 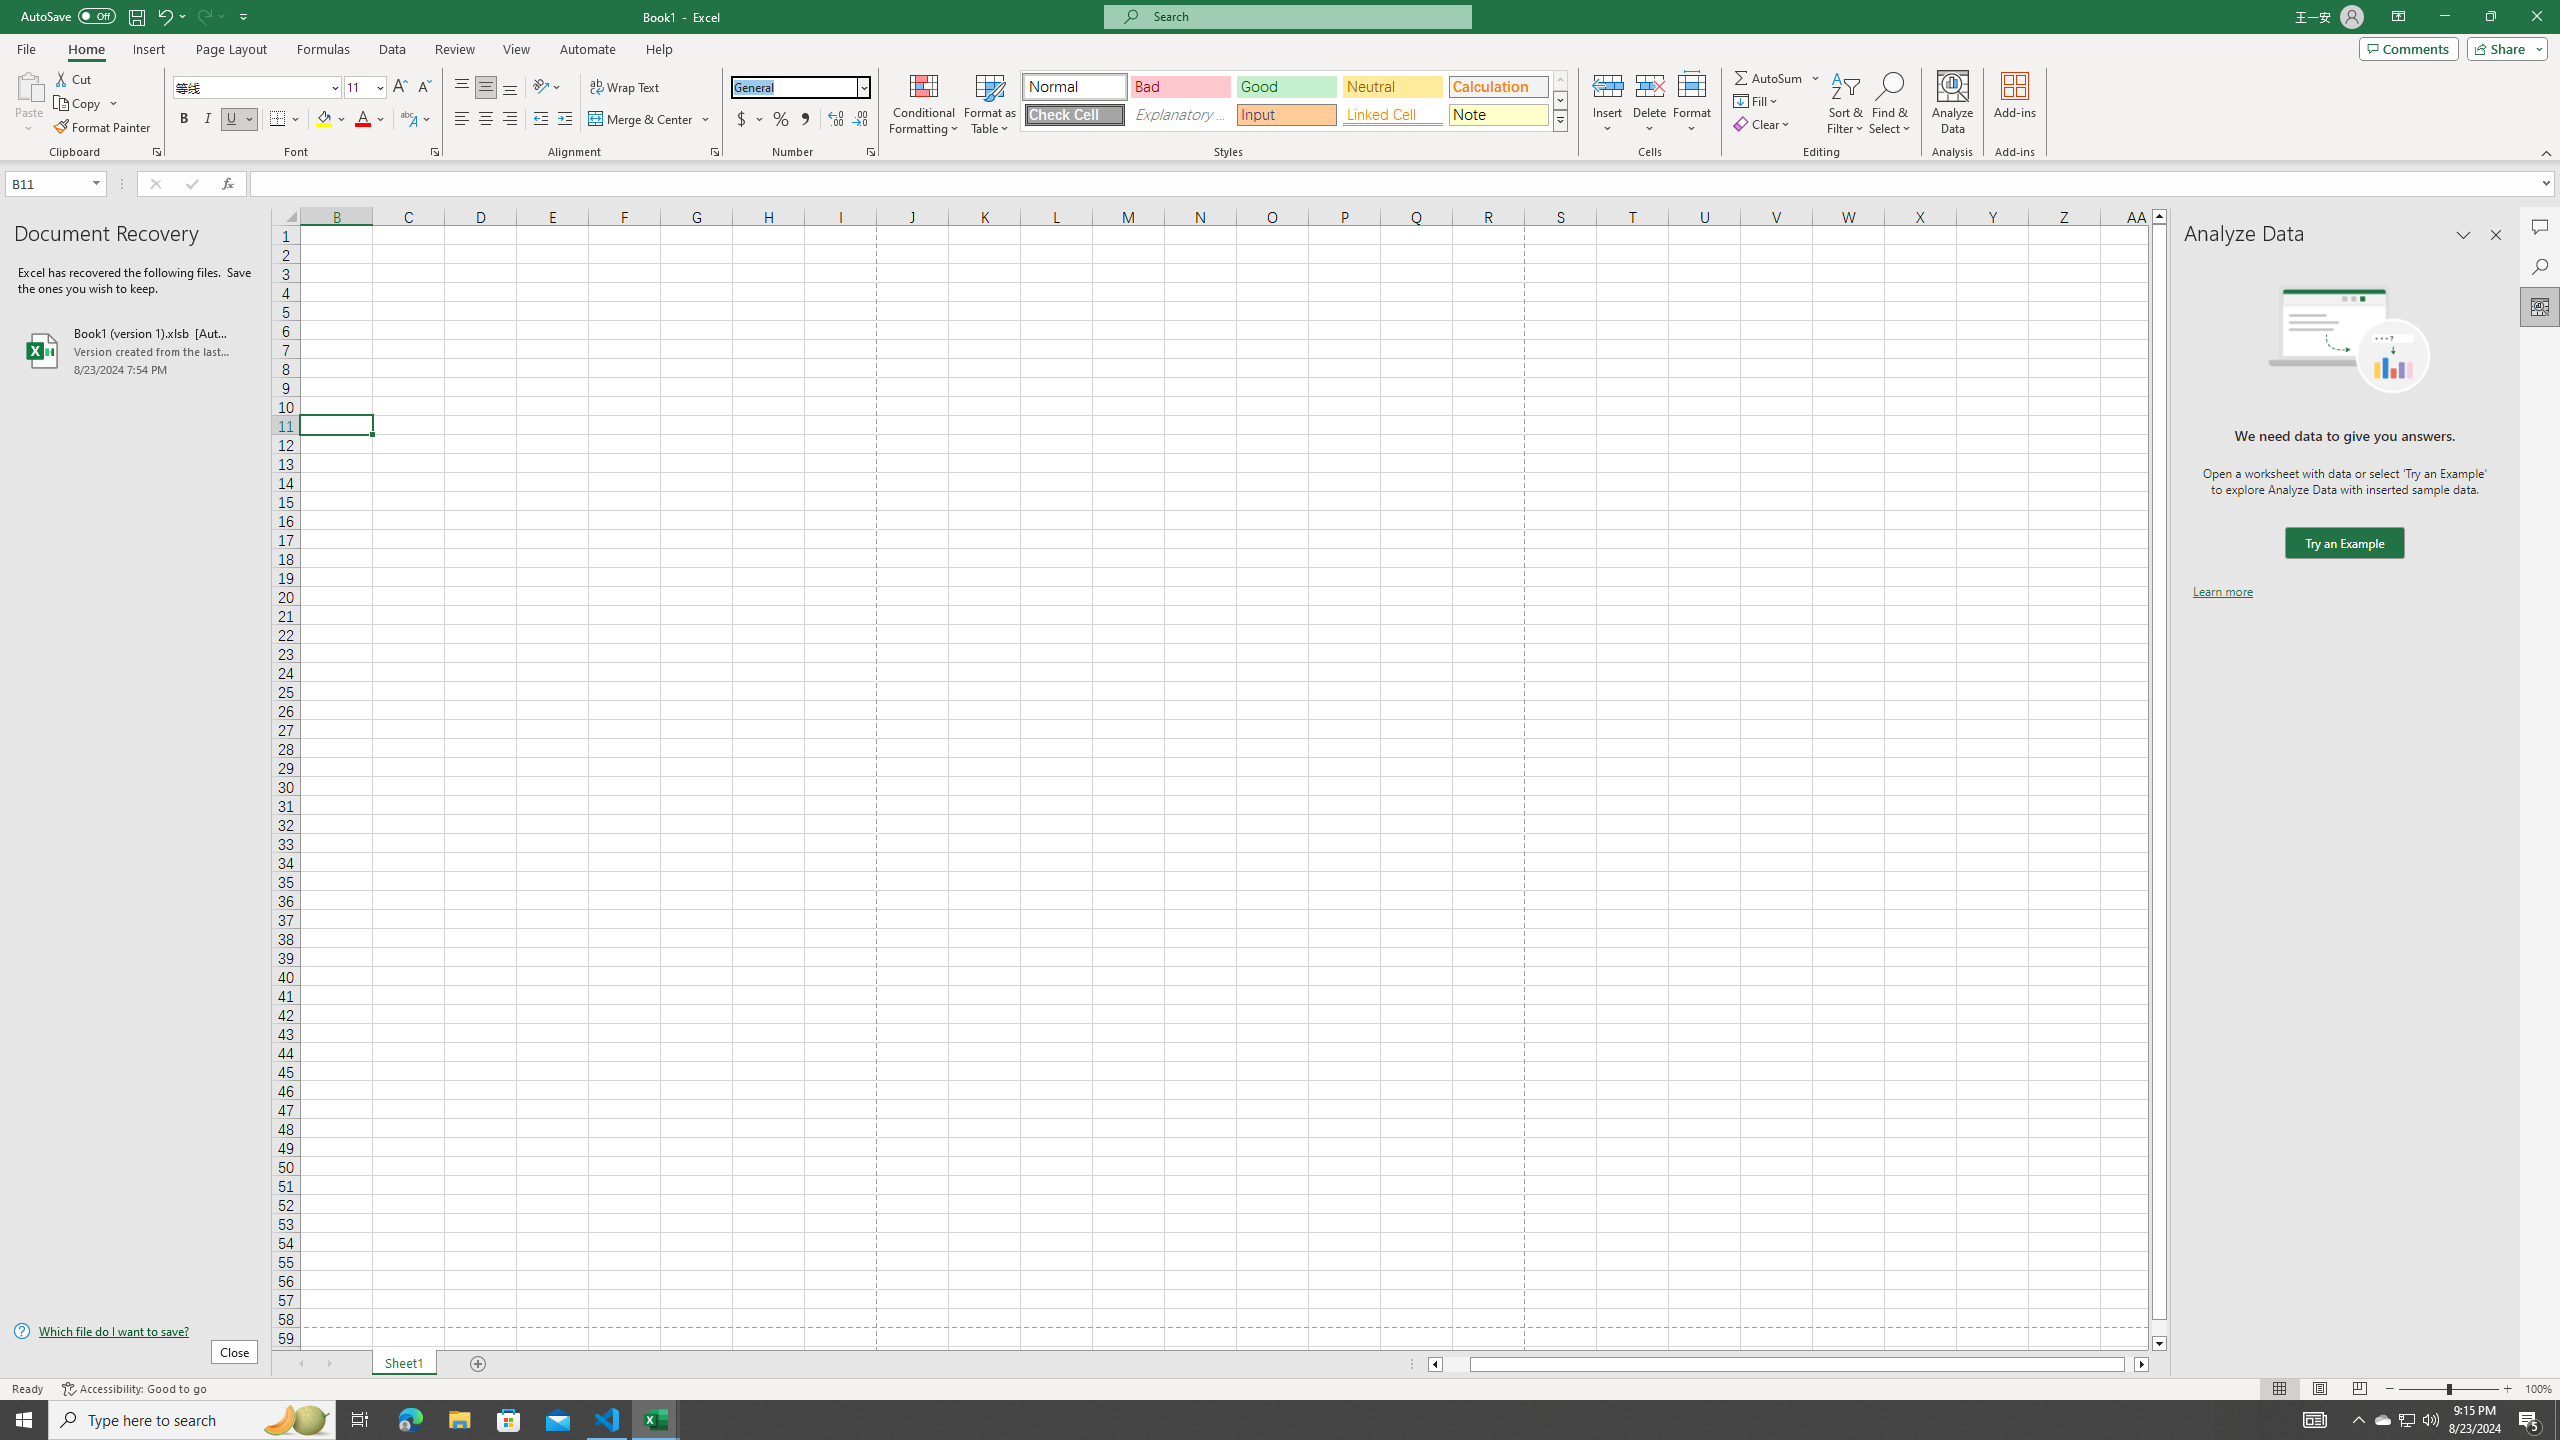 I want to click on 'Comma Style', so click(x=804, y=118).